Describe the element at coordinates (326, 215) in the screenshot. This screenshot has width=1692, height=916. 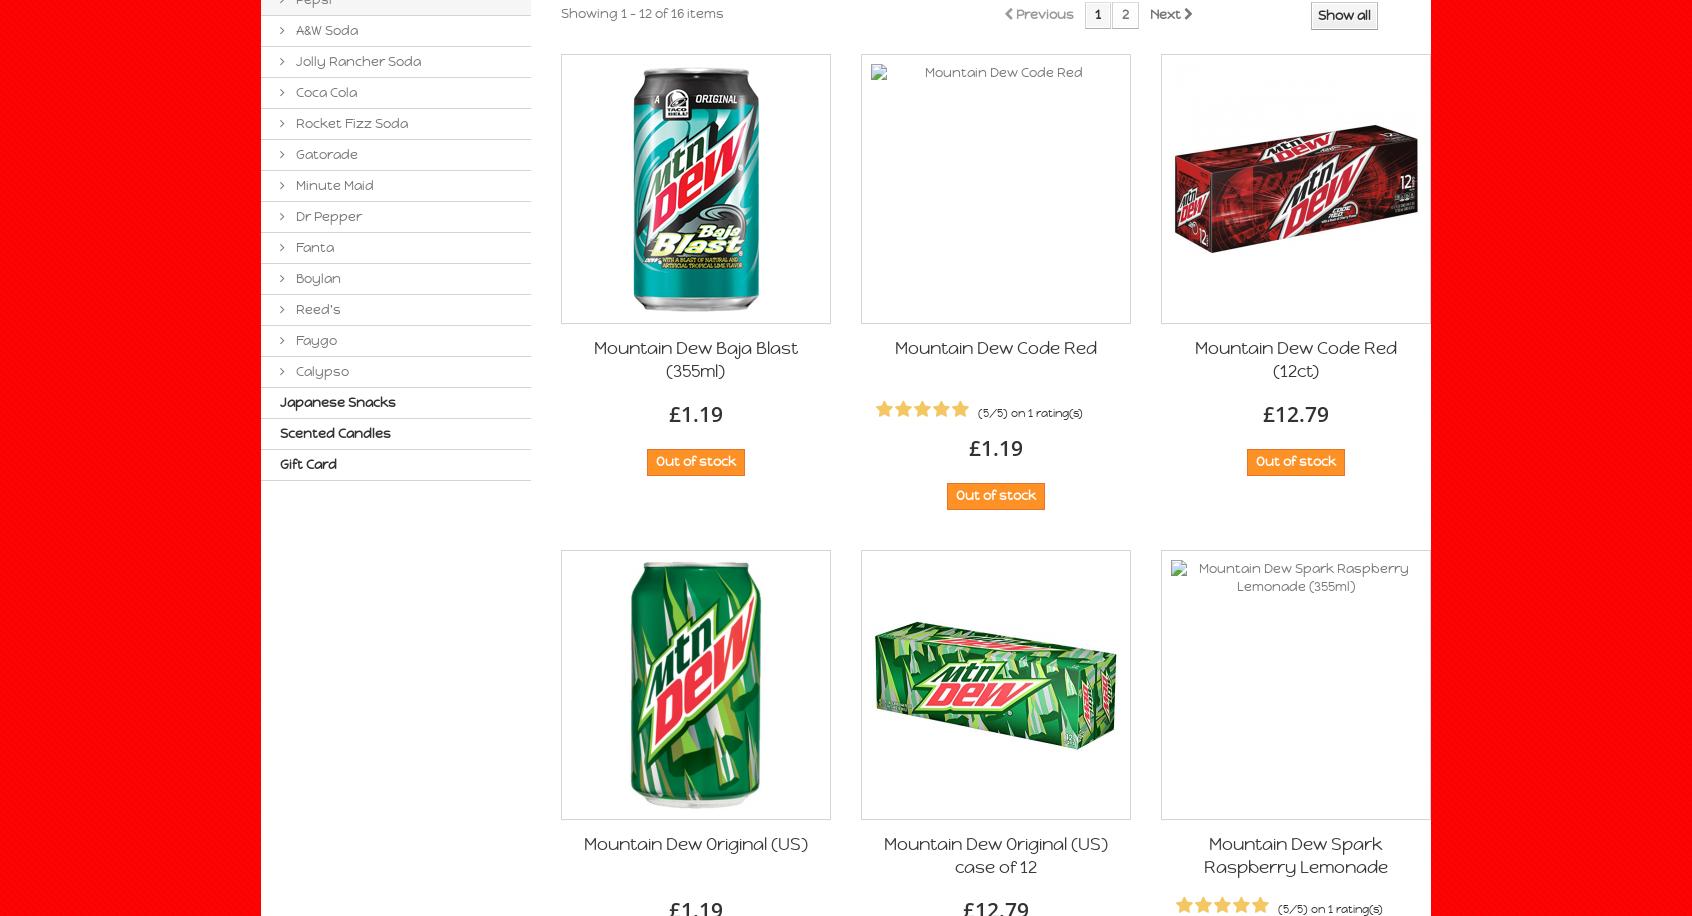
I see `'Dr Pepper'` at that location.